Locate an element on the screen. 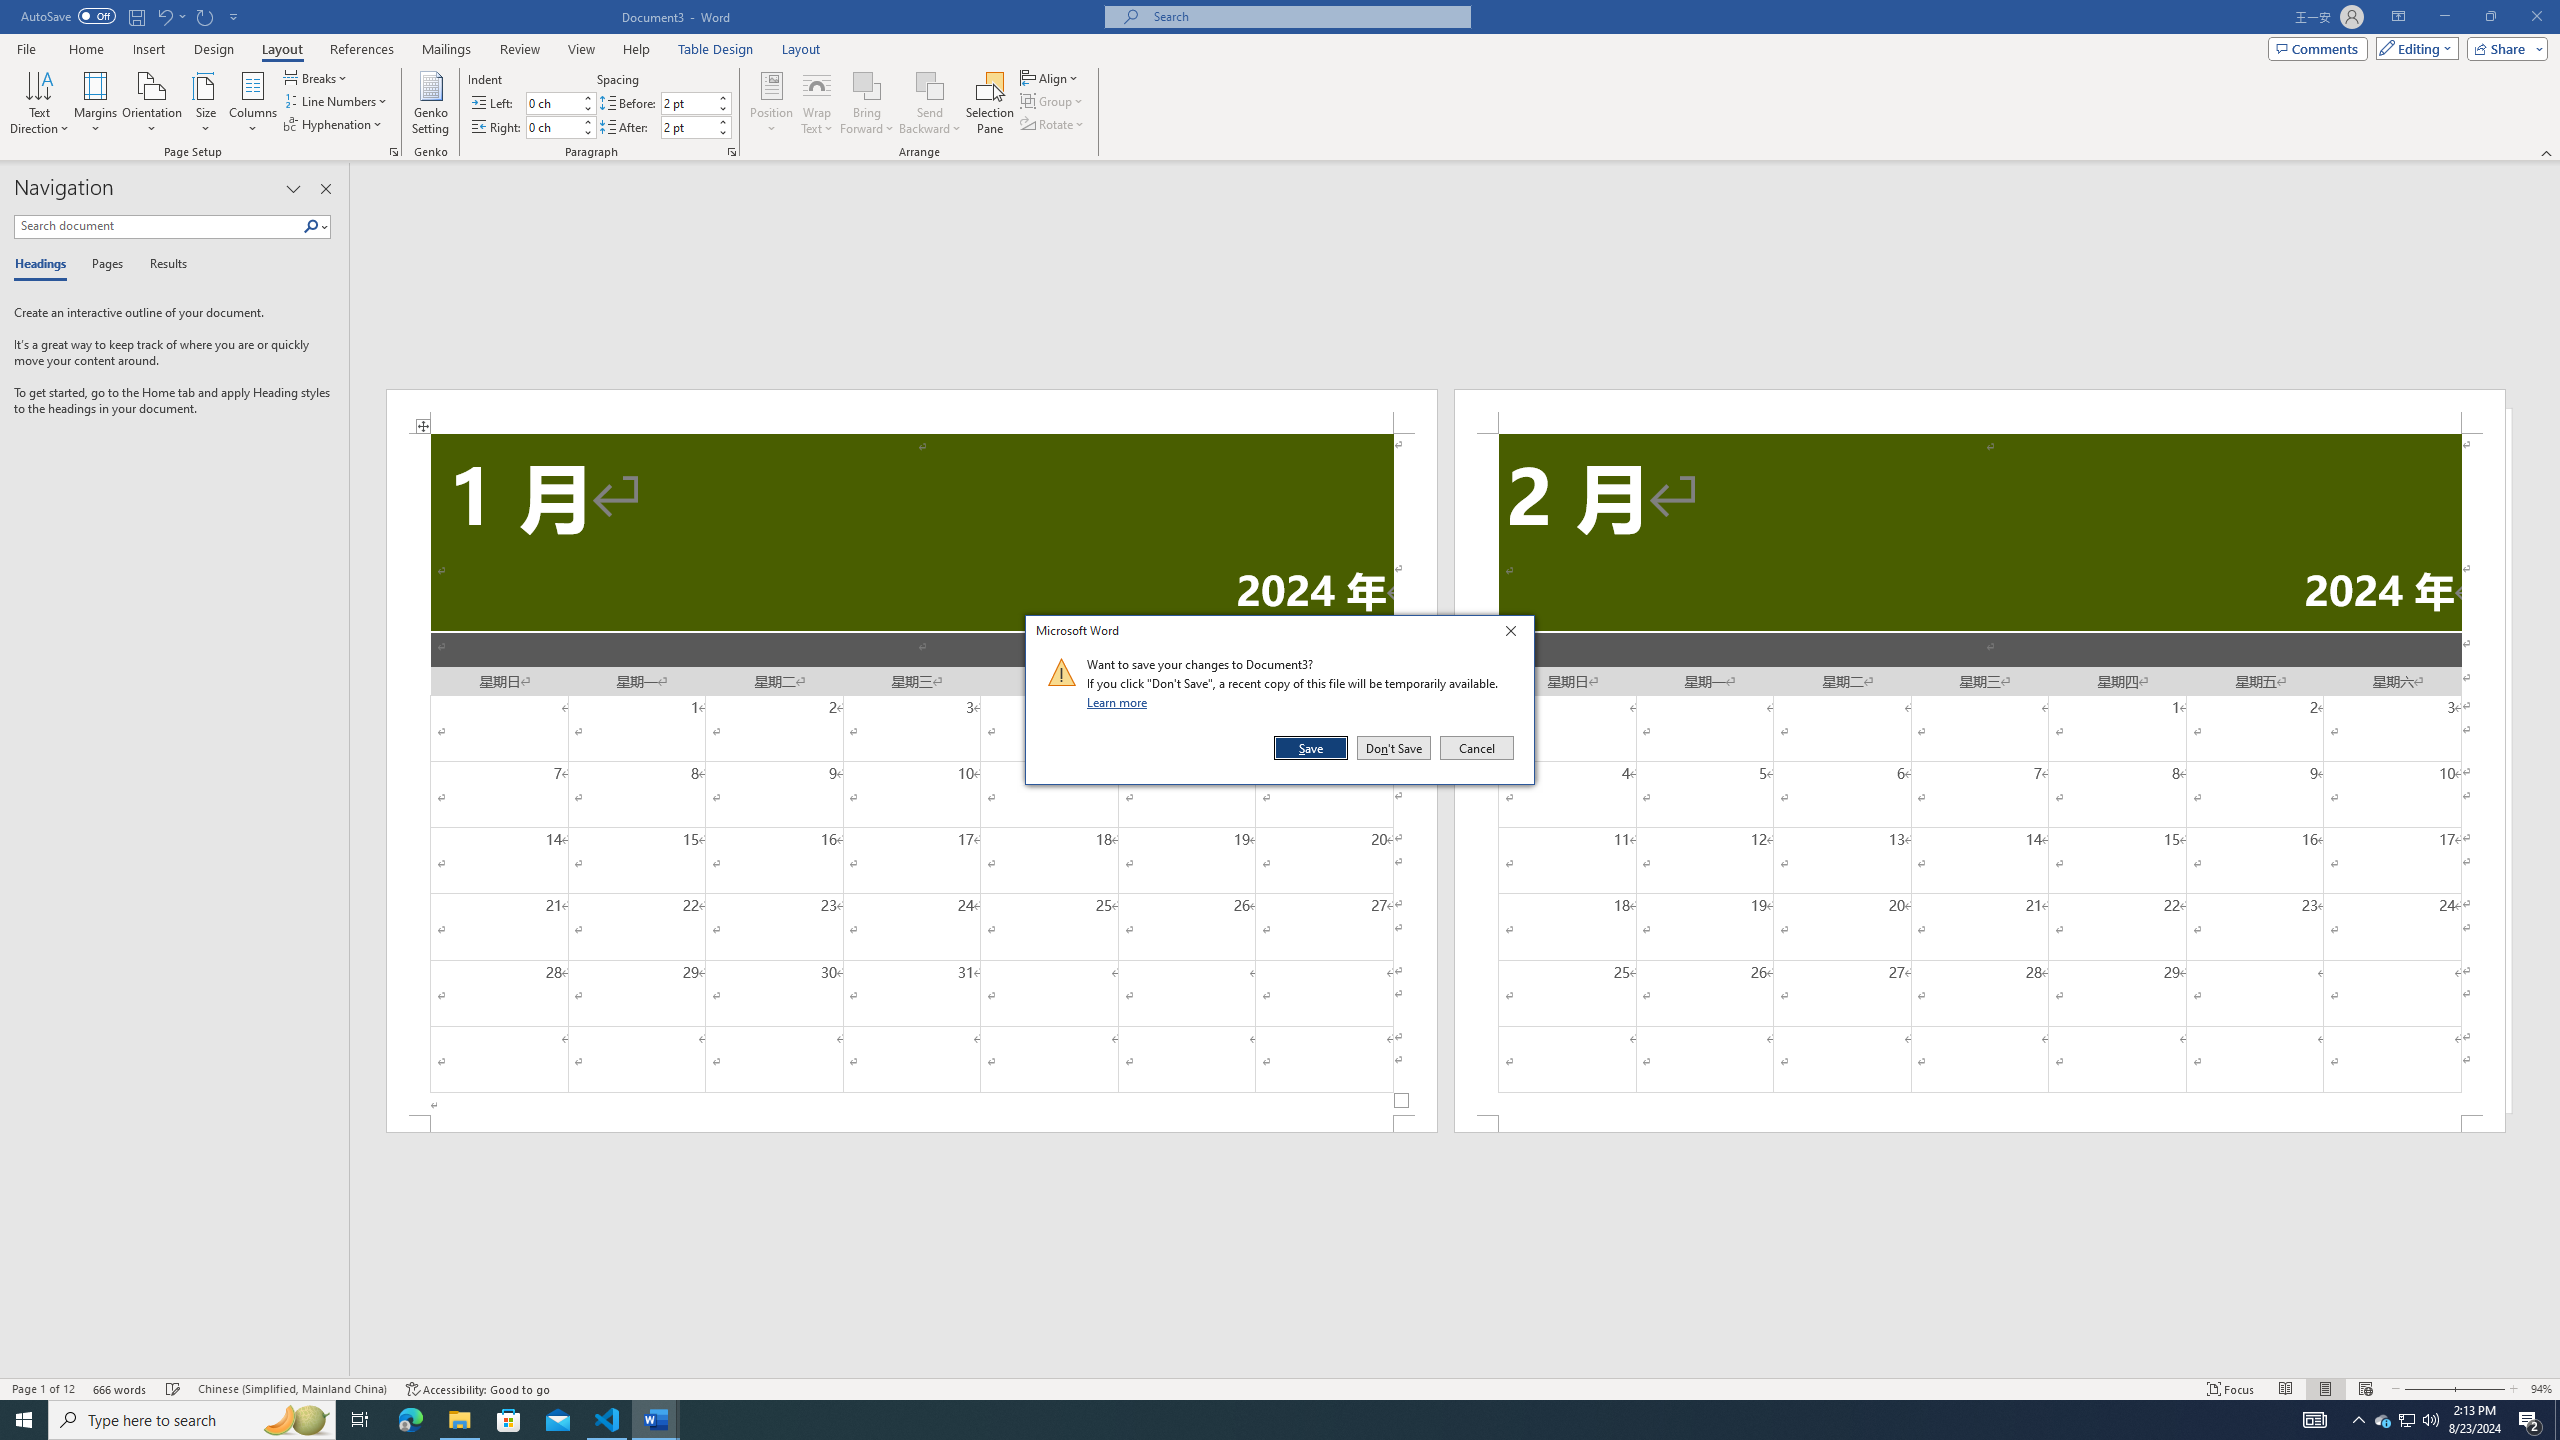  'View' is located at coordinates (582, 49).